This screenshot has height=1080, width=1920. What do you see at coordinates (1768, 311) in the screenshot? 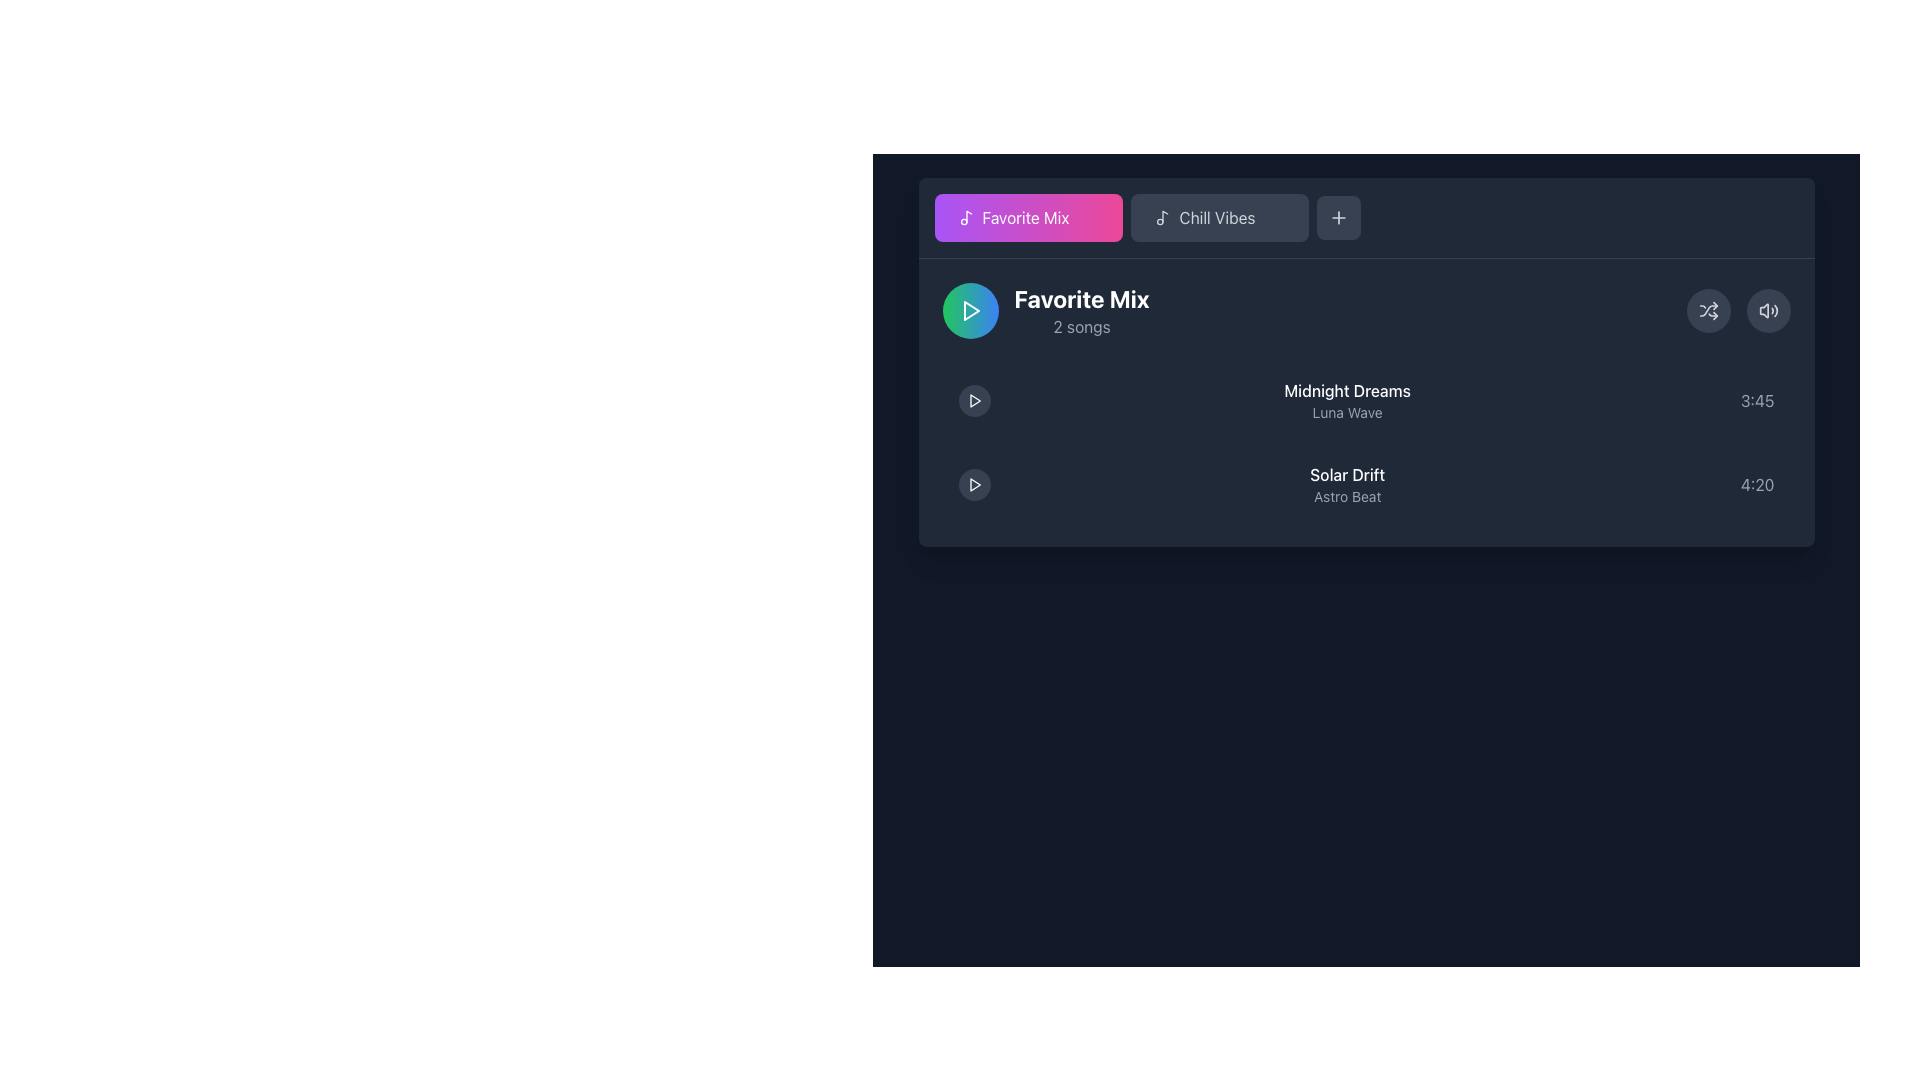
I see `the second audio control button located to the right of the shuffle button` at bounding box center [1768, 311].